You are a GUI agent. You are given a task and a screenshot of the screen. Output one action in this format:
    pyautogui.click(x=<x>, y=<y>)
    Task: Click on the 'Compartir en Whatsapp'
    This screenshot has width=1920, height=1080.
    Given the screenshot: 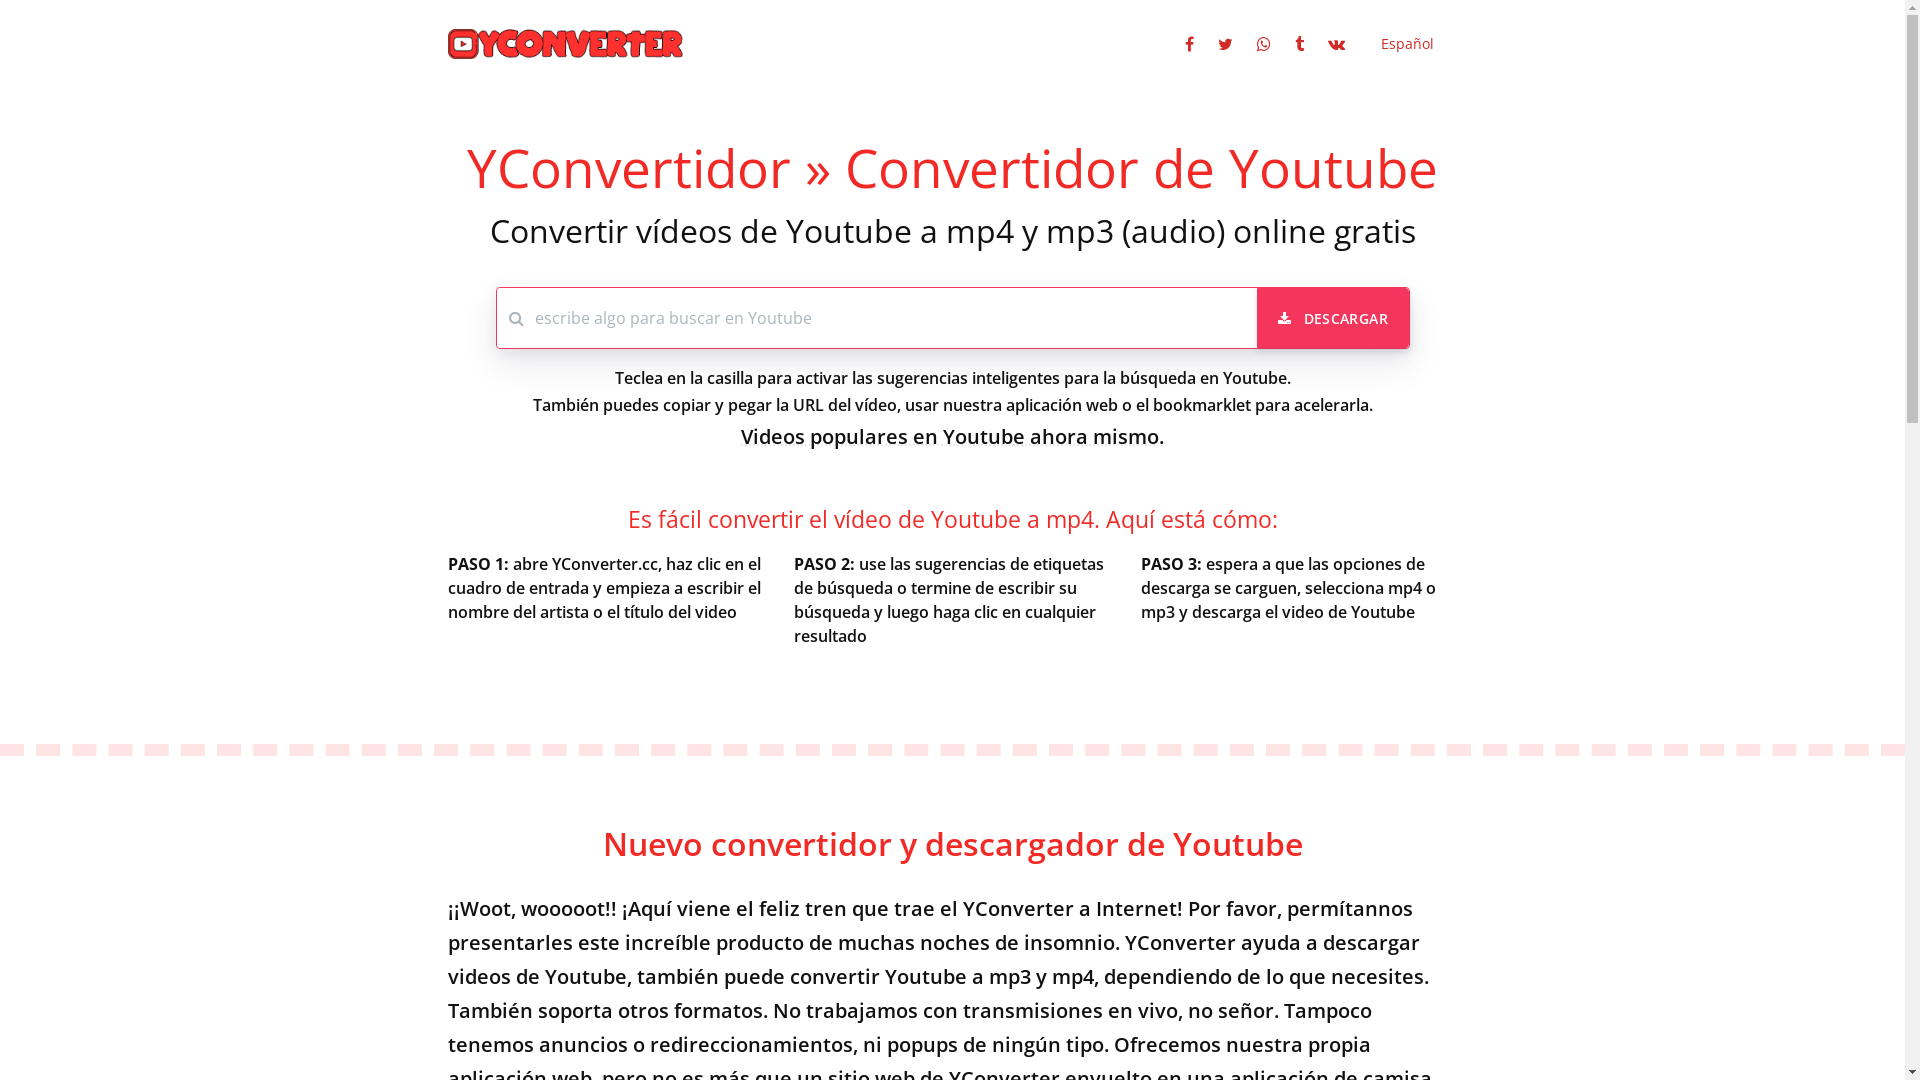 What is the action you would take?
    pyautogui.click(x=1247, y=43)
    